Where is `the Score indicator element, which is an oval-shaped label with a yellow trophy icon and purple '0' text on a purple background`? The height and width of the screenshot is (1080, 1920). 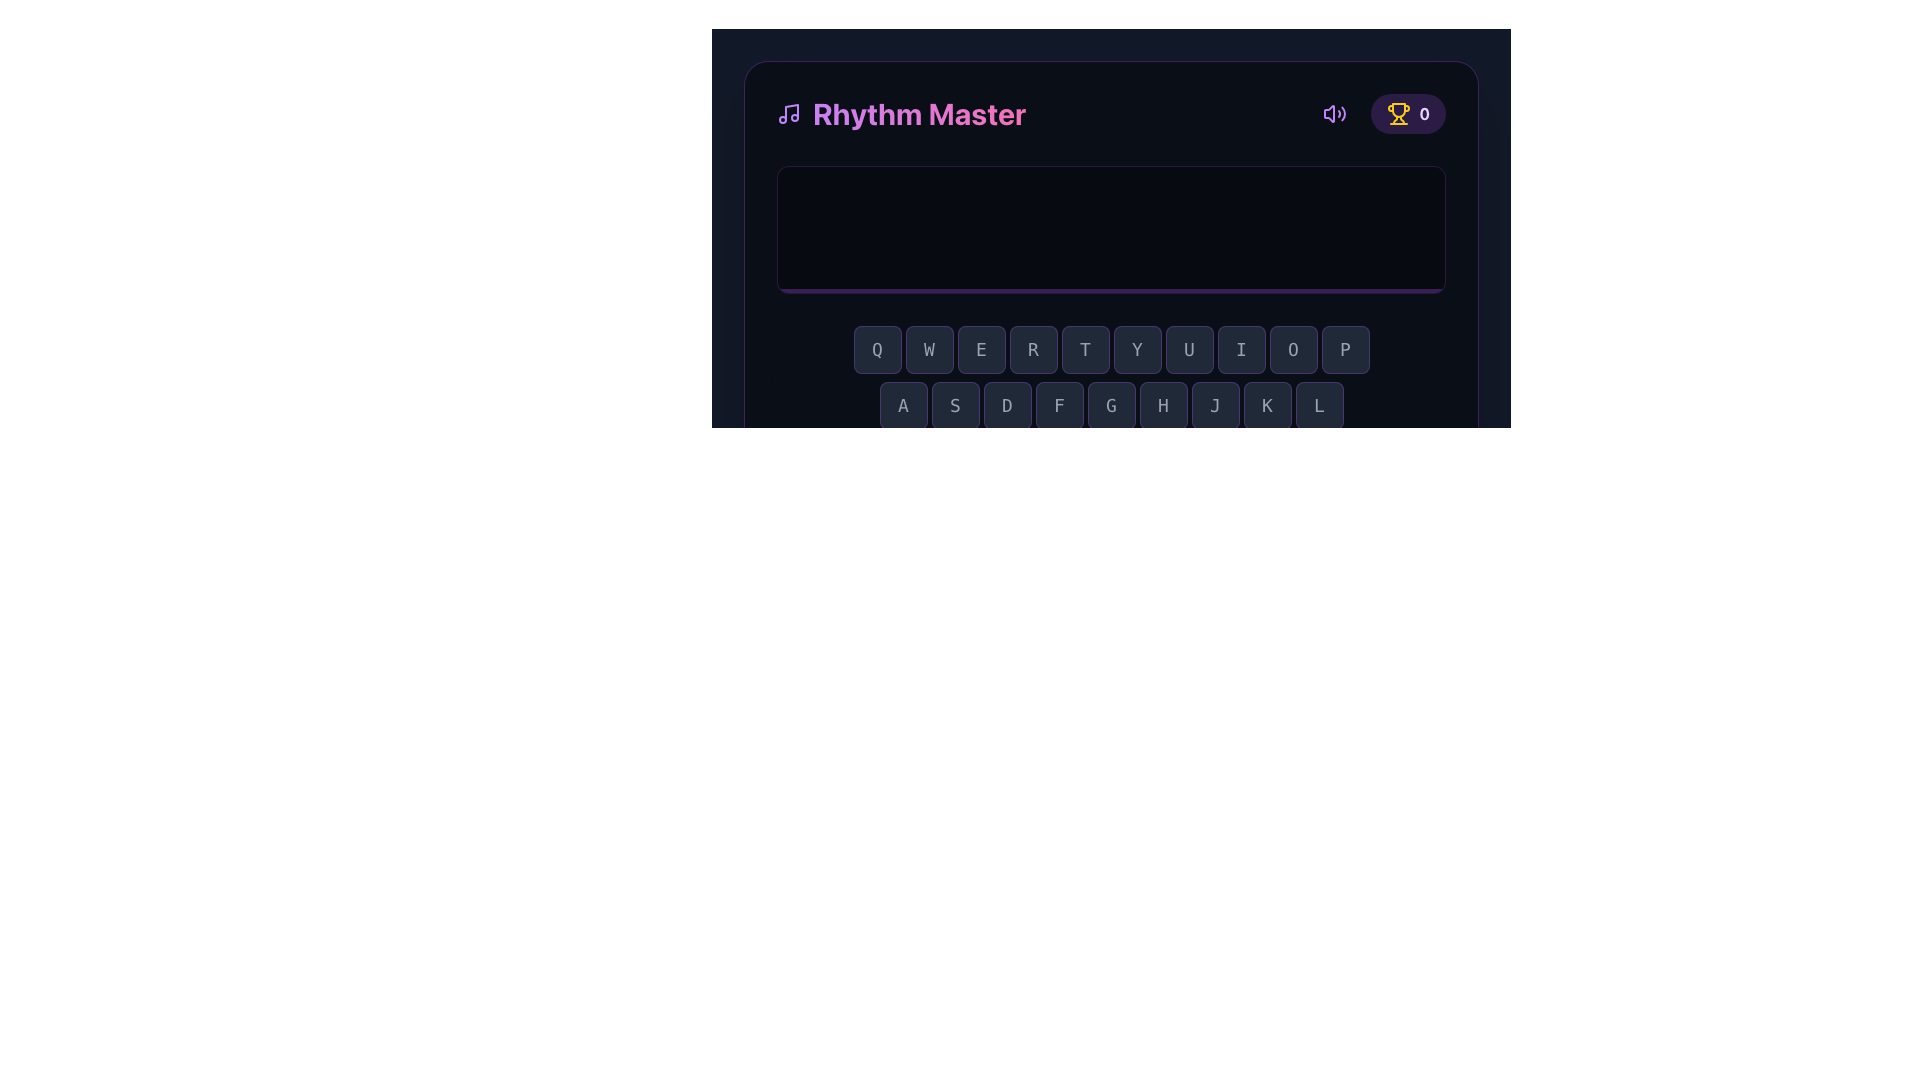 the Score indicator element, which is an oval-shaped label with a yellow trophy icon and purple '0' text on a purple background is located at coordinates (1407, 114).